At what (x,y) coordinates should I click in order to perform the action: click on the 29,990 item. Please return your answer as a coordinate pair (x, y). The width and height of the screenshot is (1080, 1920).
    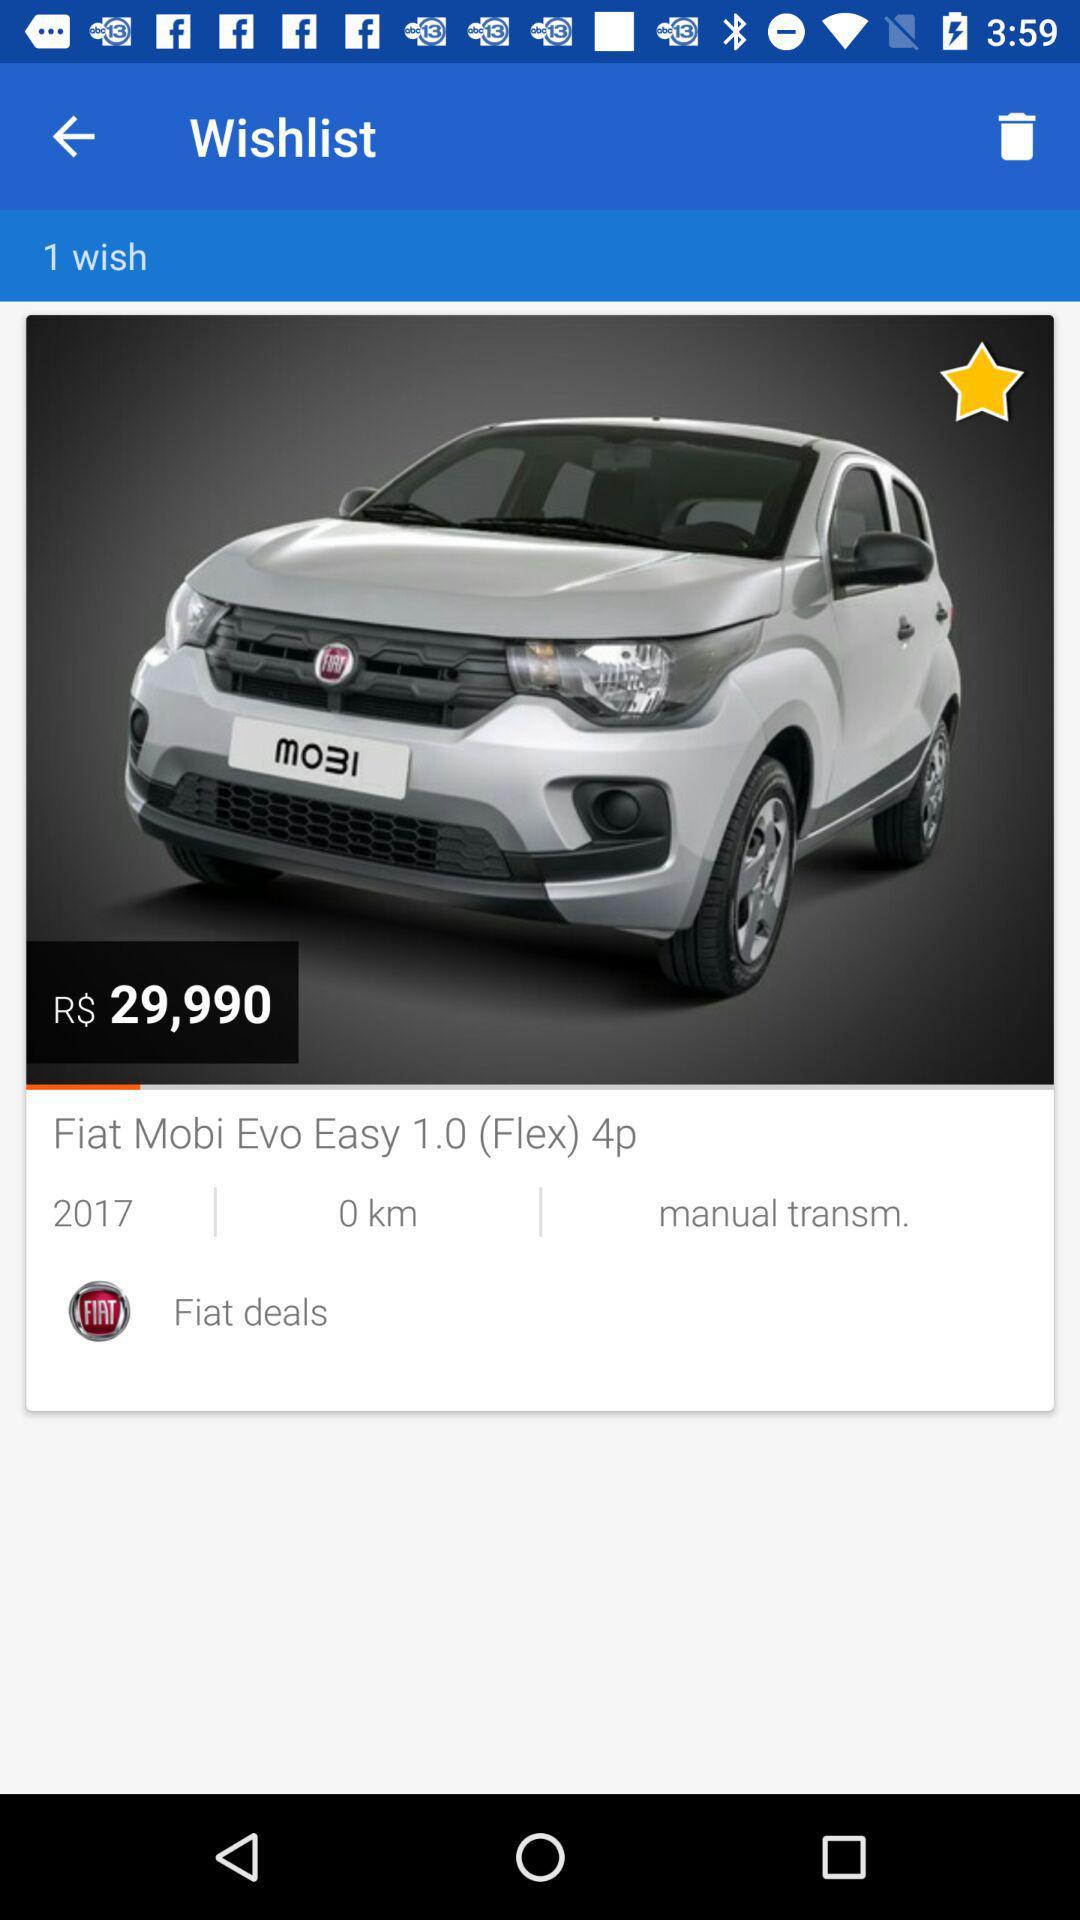
    Looking at the image, I should click on (190, 1002).